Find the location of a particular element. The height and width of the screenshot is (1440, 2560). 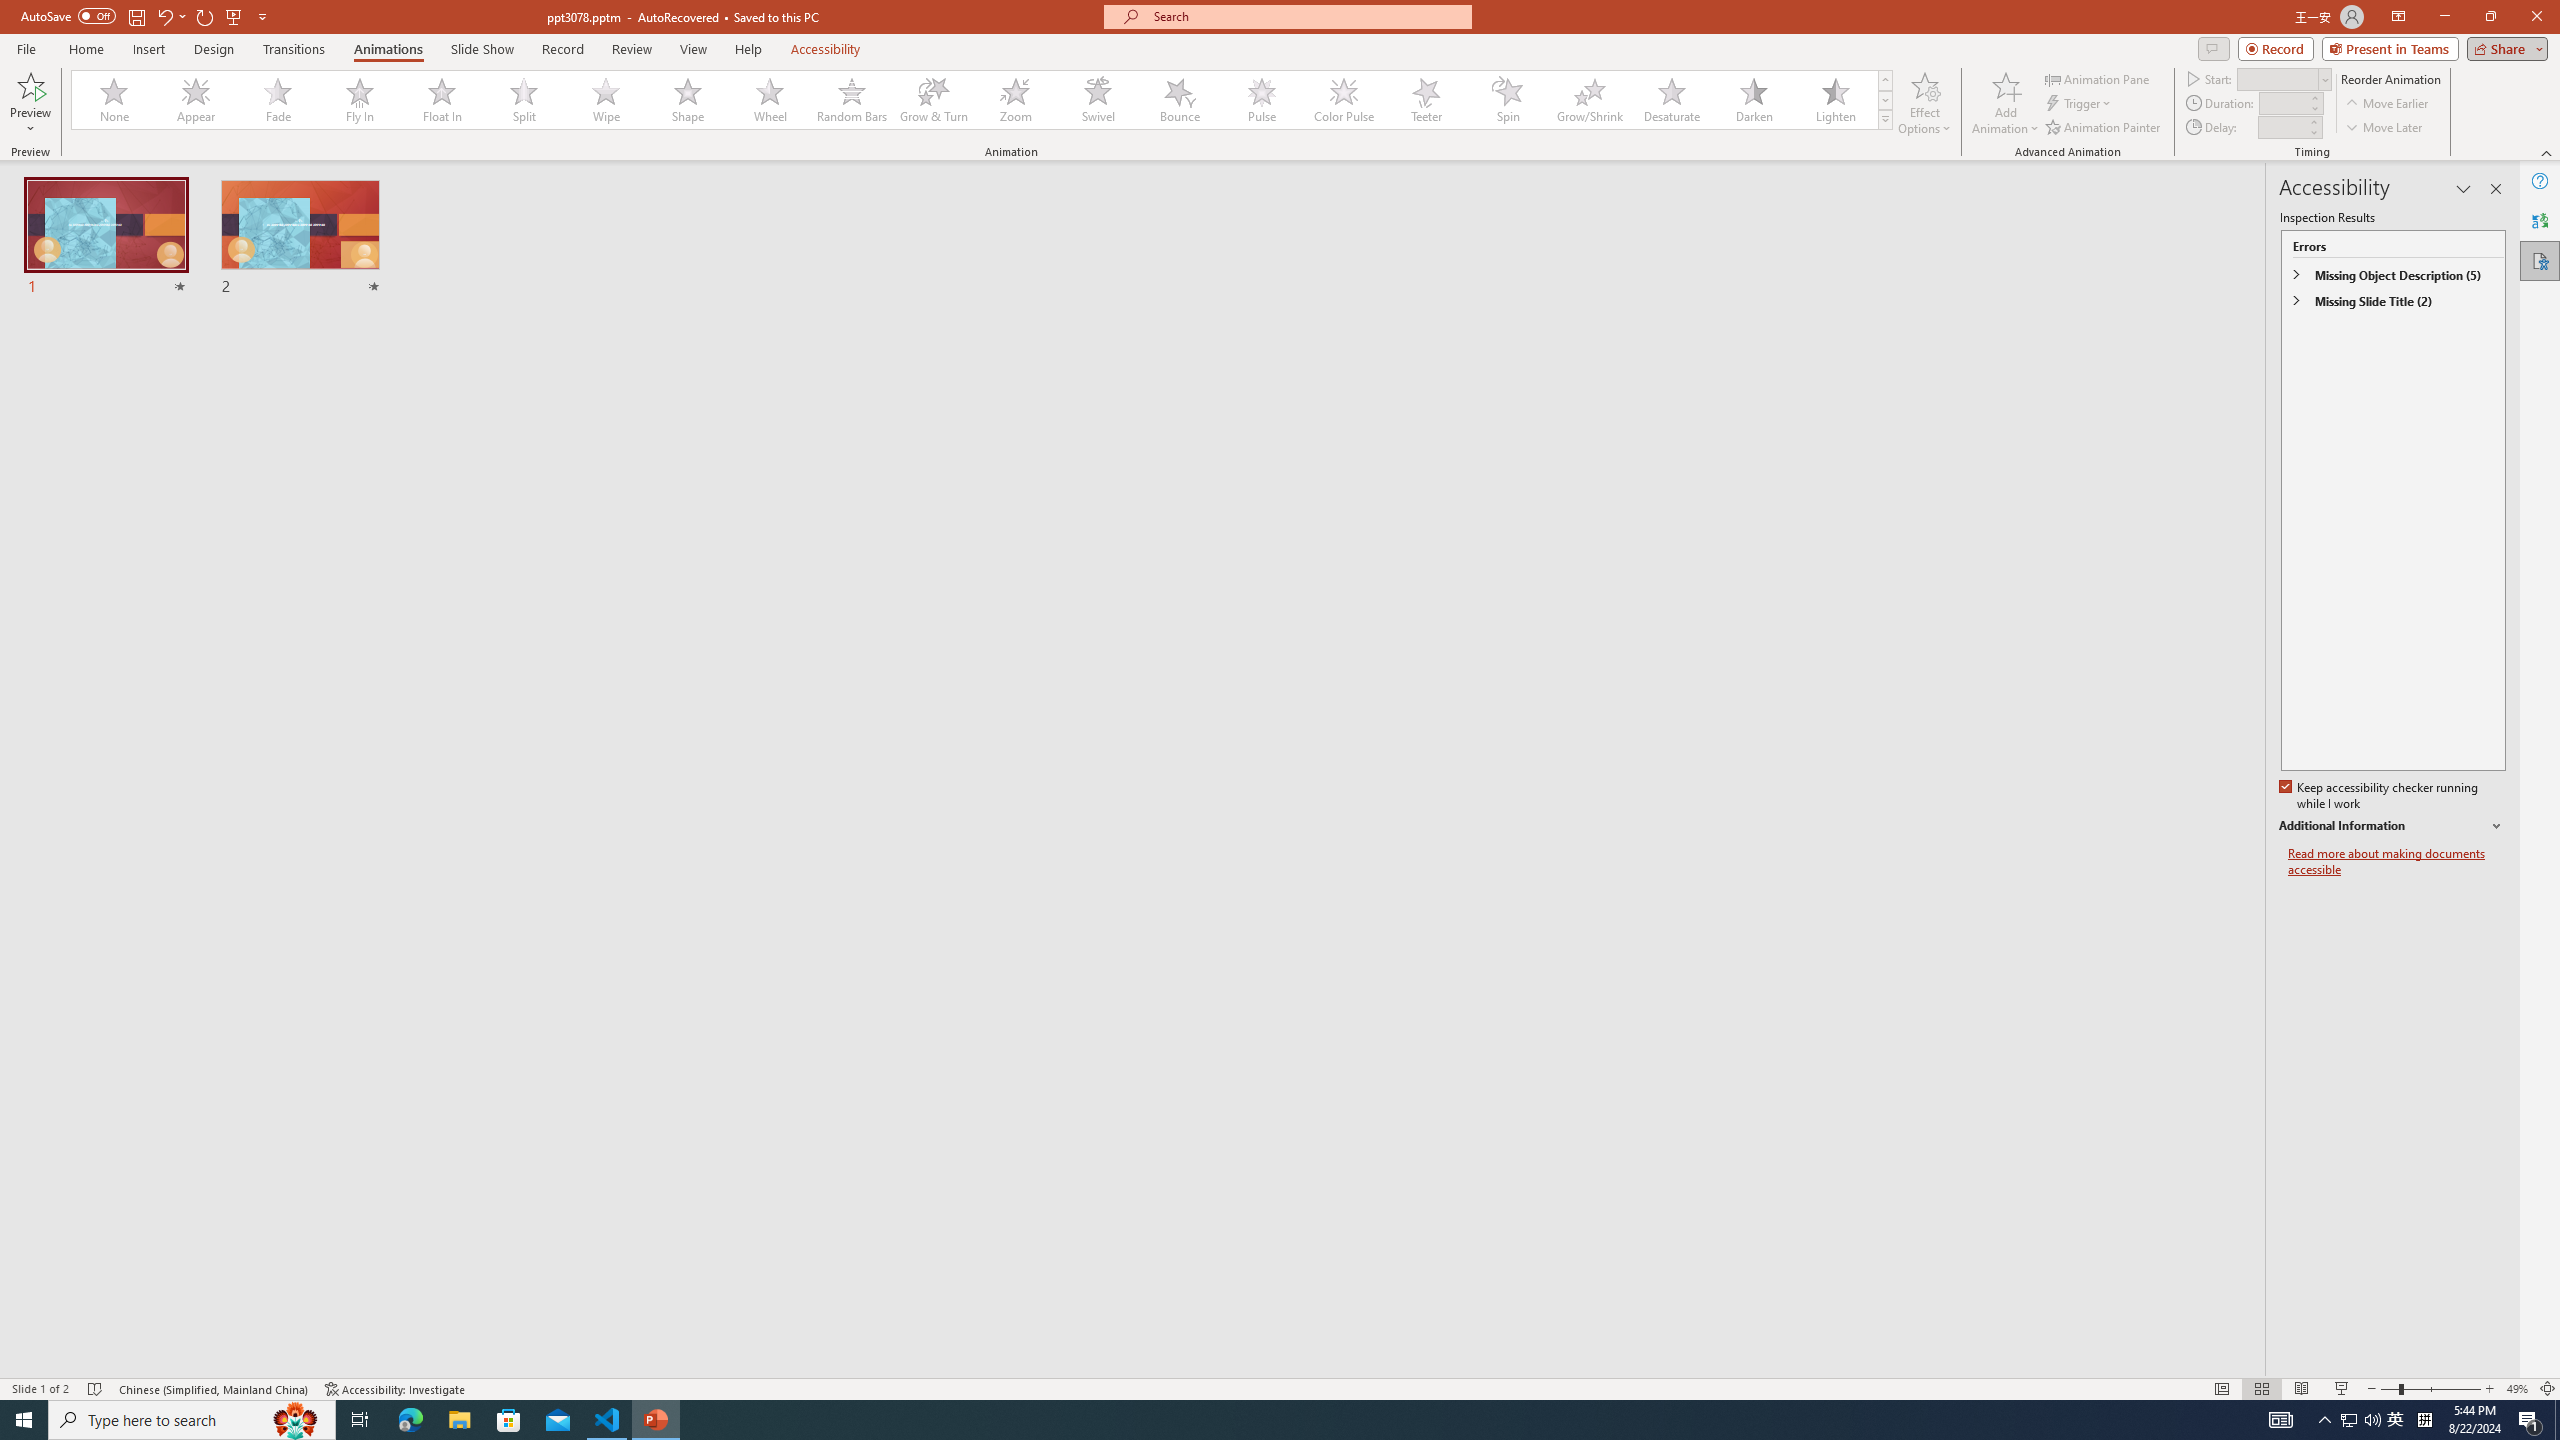

'Reading View' is located at coordinates (2300, 1389).